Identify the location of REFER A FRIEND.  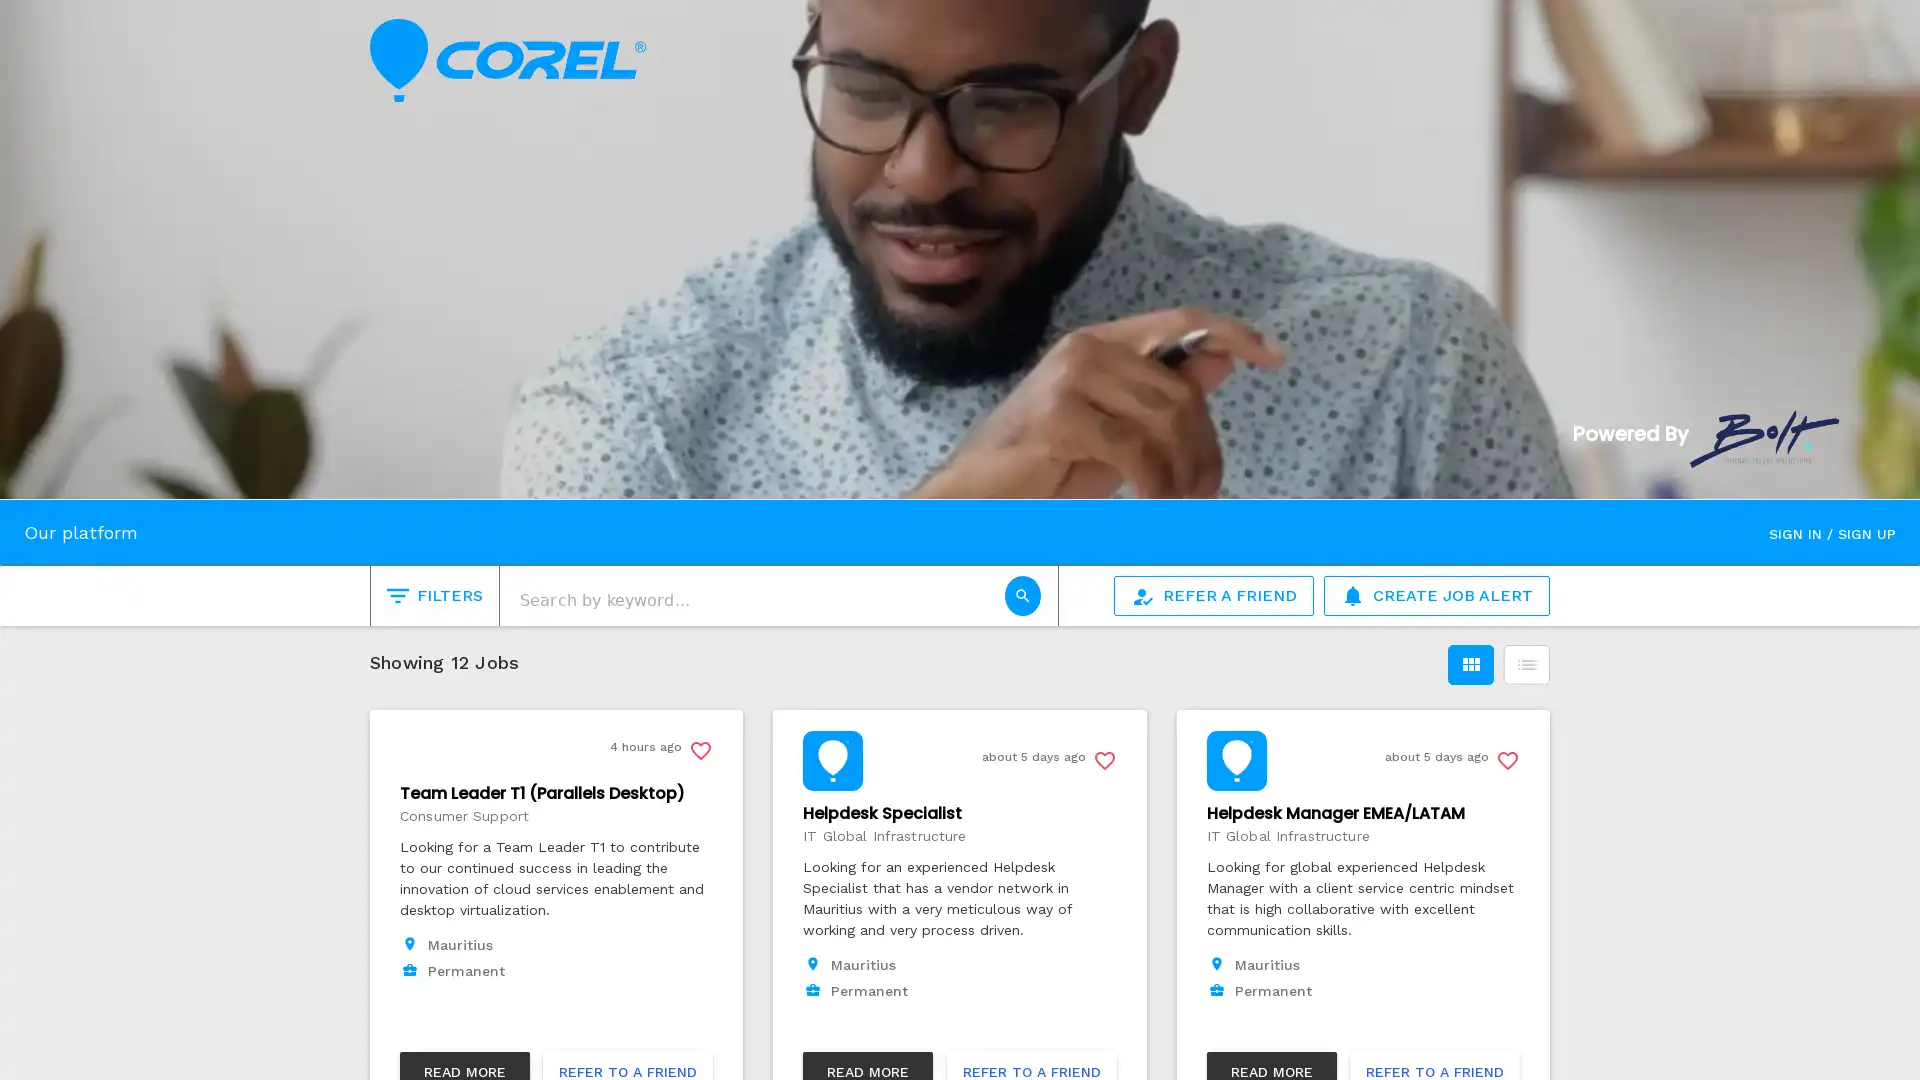
(1213, 595).